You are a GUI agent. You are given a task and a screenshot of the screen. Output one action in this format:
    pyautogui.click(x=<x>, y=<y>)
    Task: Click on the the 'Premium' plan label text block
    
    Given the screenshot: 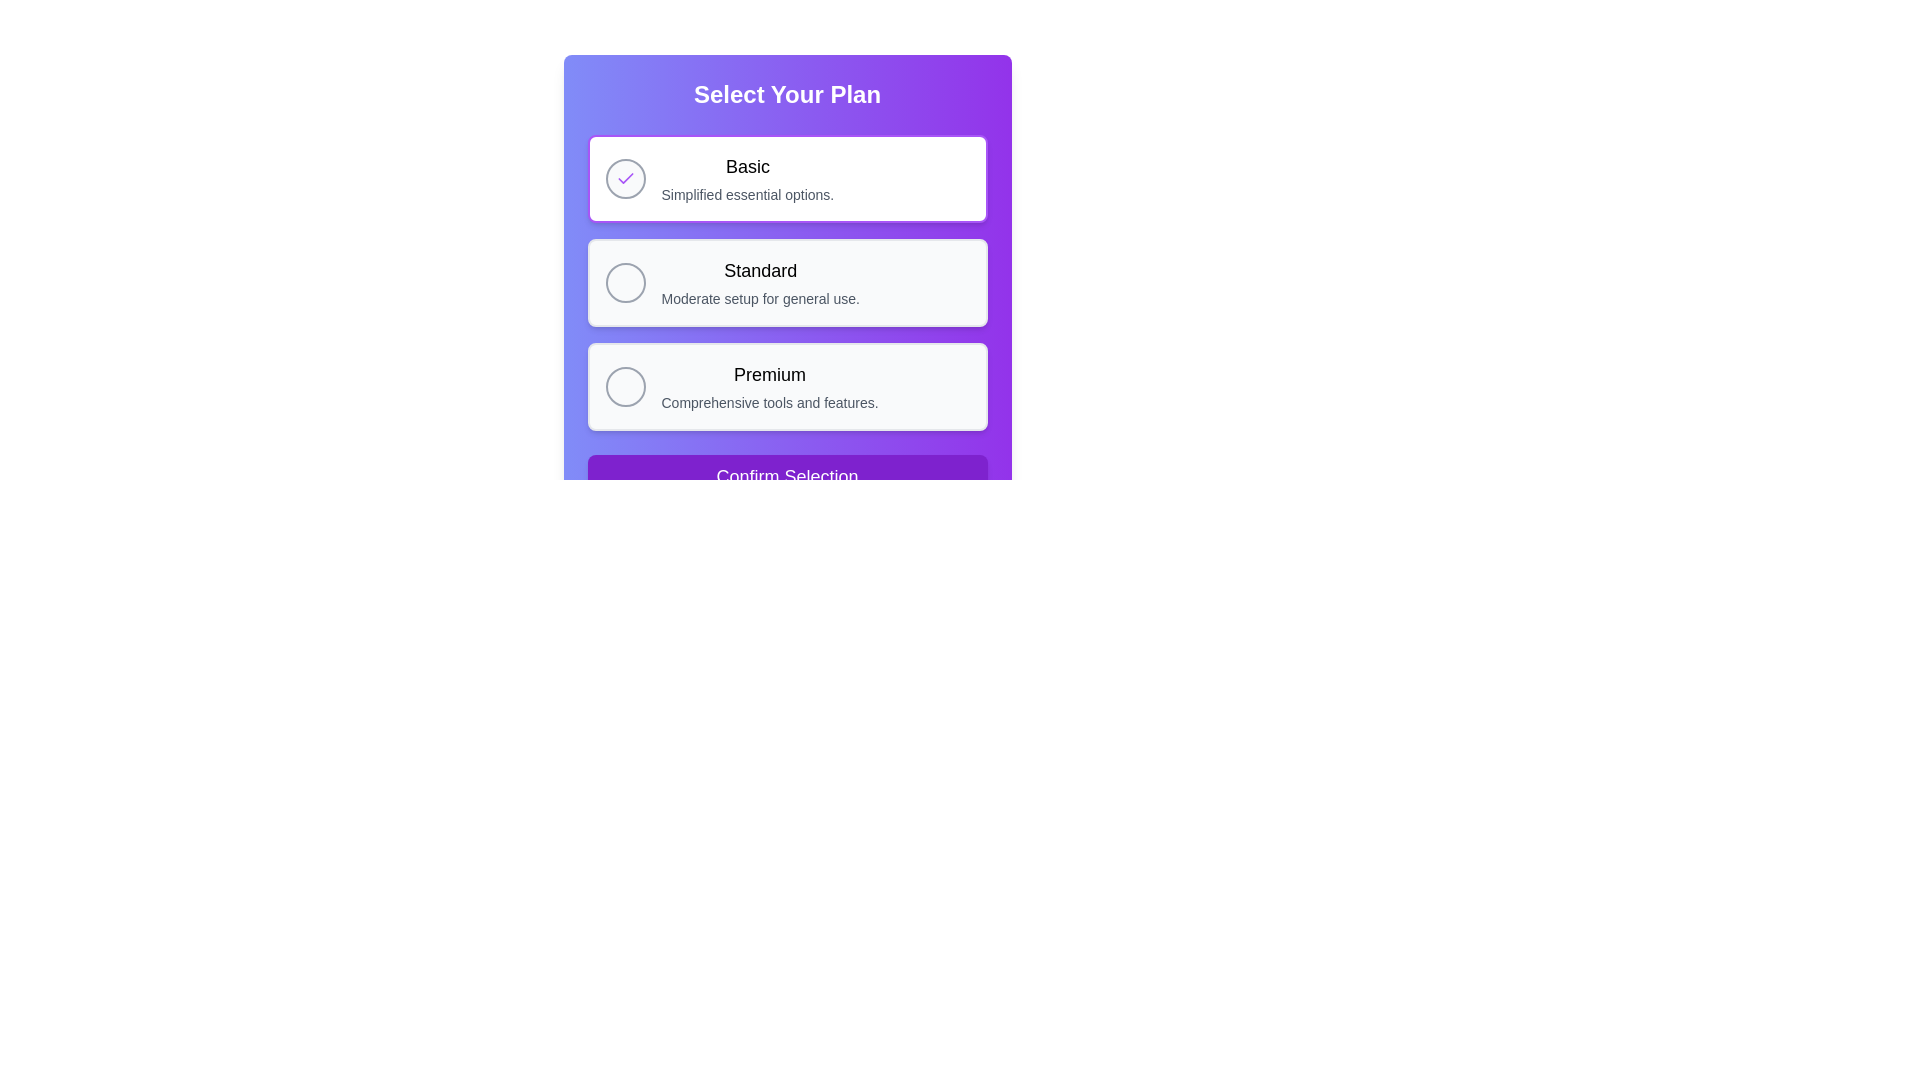 What is the action you would take?
    pyautogui.click(x=769, y=386)
    